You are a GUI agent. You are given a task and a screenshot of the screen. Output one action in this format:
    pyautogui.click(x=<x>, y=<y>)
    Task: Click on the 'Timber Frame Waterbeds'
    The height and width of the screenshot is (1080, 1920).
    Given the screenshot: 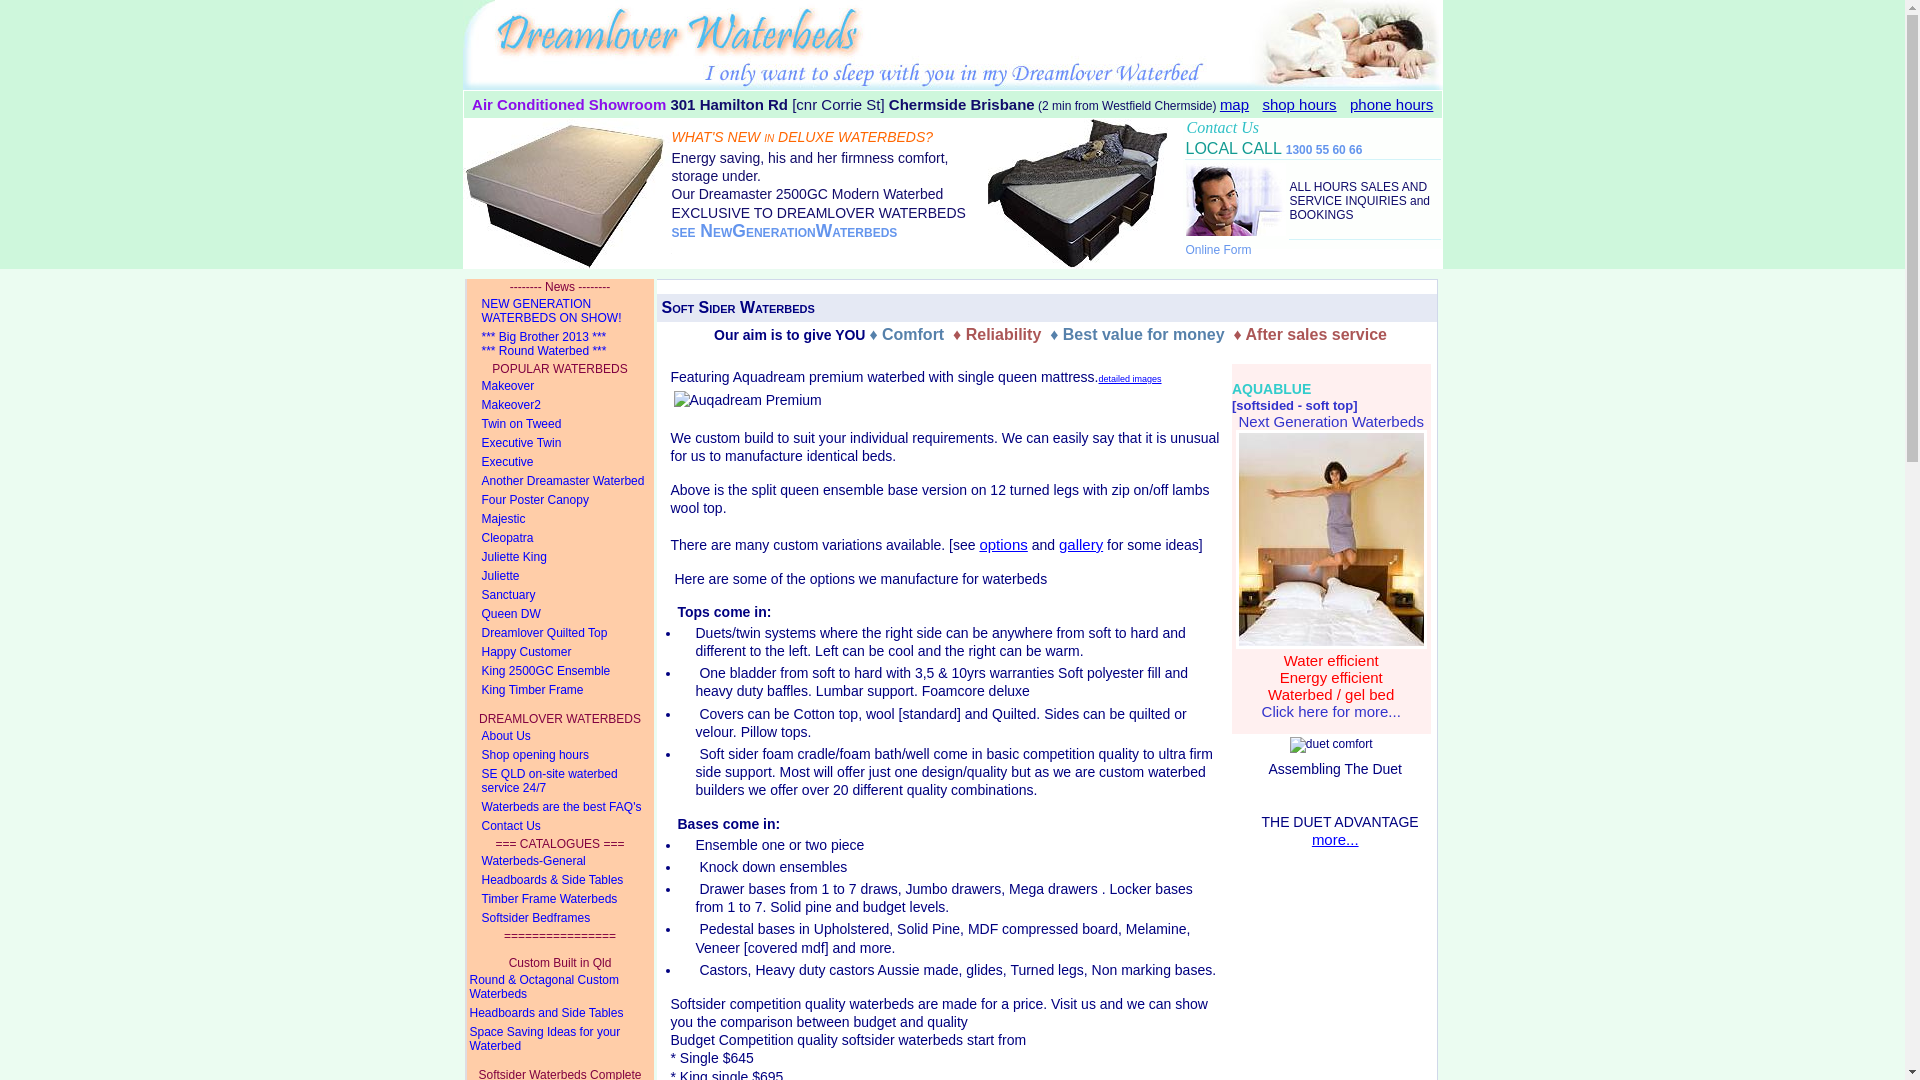 What is the action you would take?
    pyautogui.click(x=559, y=898)
    